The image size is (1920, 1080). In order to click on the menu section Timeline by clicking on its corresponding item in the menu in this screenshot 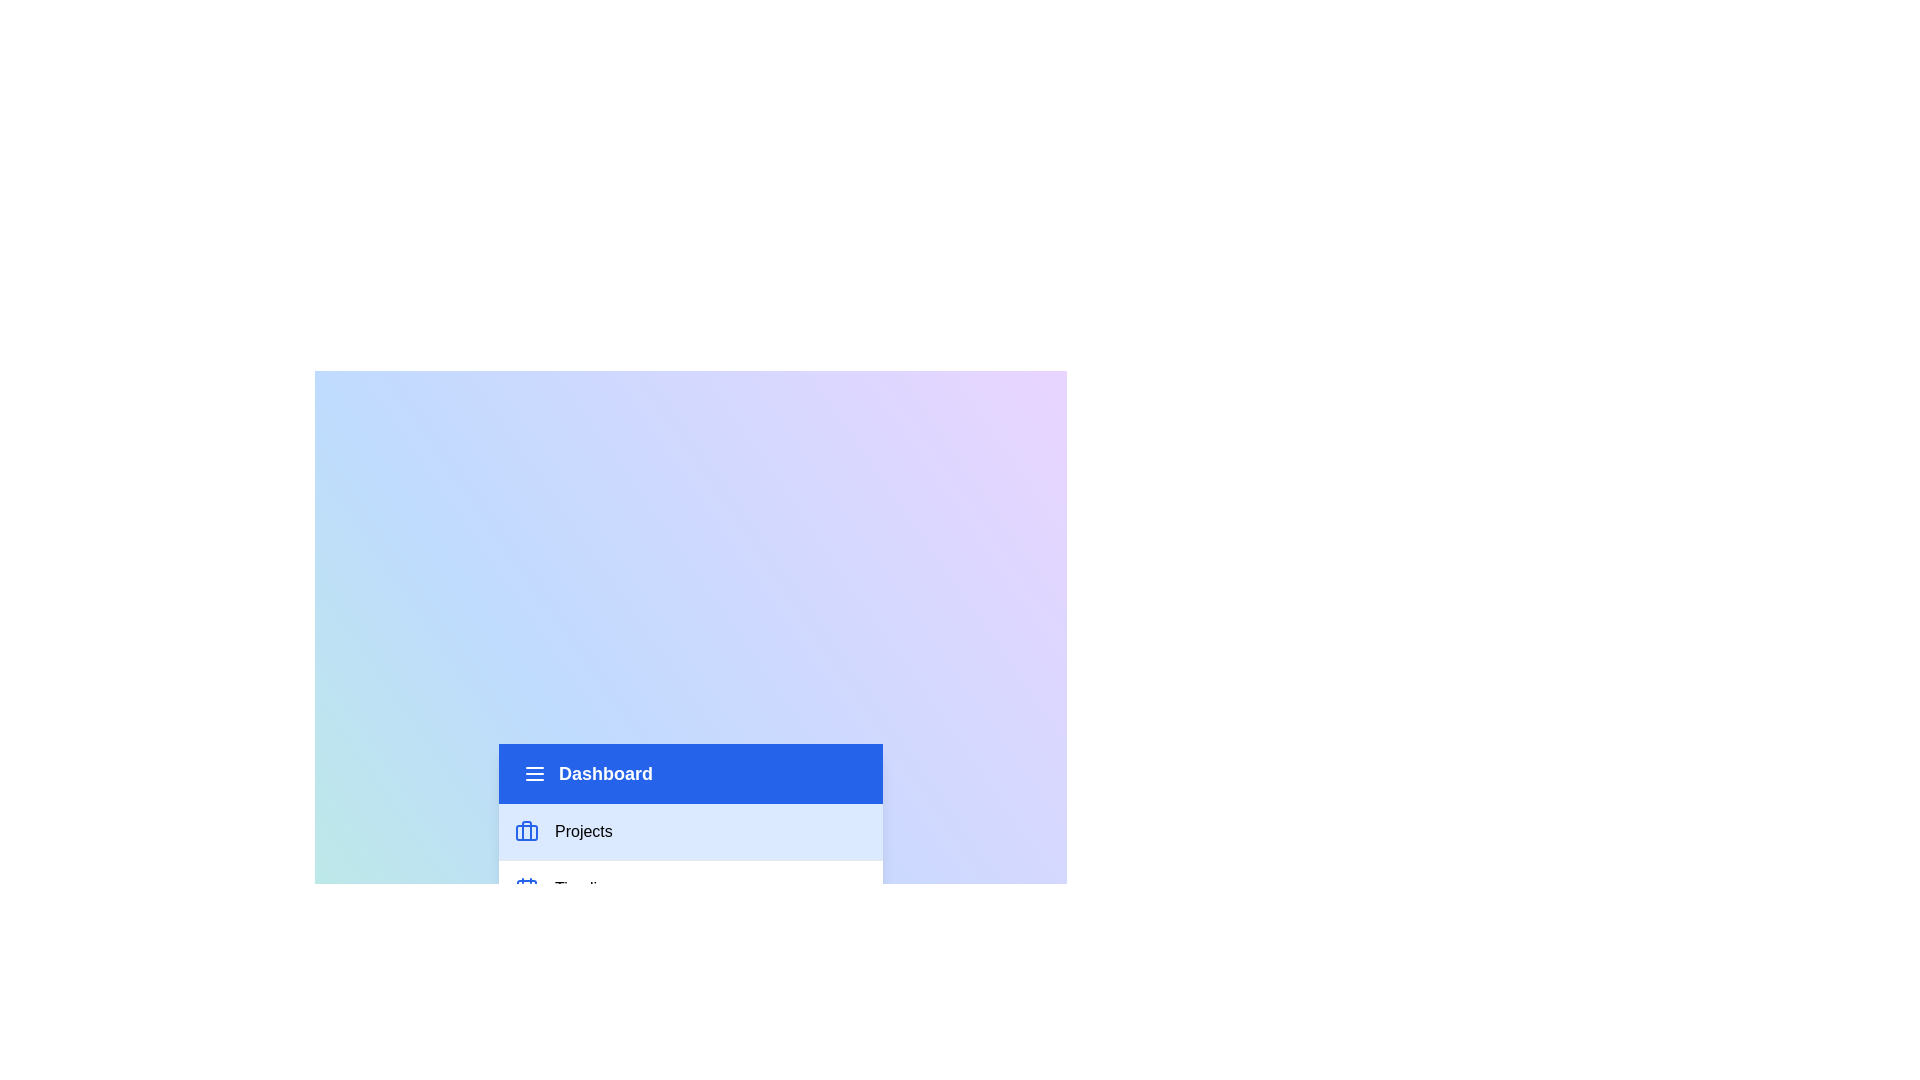, I will do `click(691, 886)`.